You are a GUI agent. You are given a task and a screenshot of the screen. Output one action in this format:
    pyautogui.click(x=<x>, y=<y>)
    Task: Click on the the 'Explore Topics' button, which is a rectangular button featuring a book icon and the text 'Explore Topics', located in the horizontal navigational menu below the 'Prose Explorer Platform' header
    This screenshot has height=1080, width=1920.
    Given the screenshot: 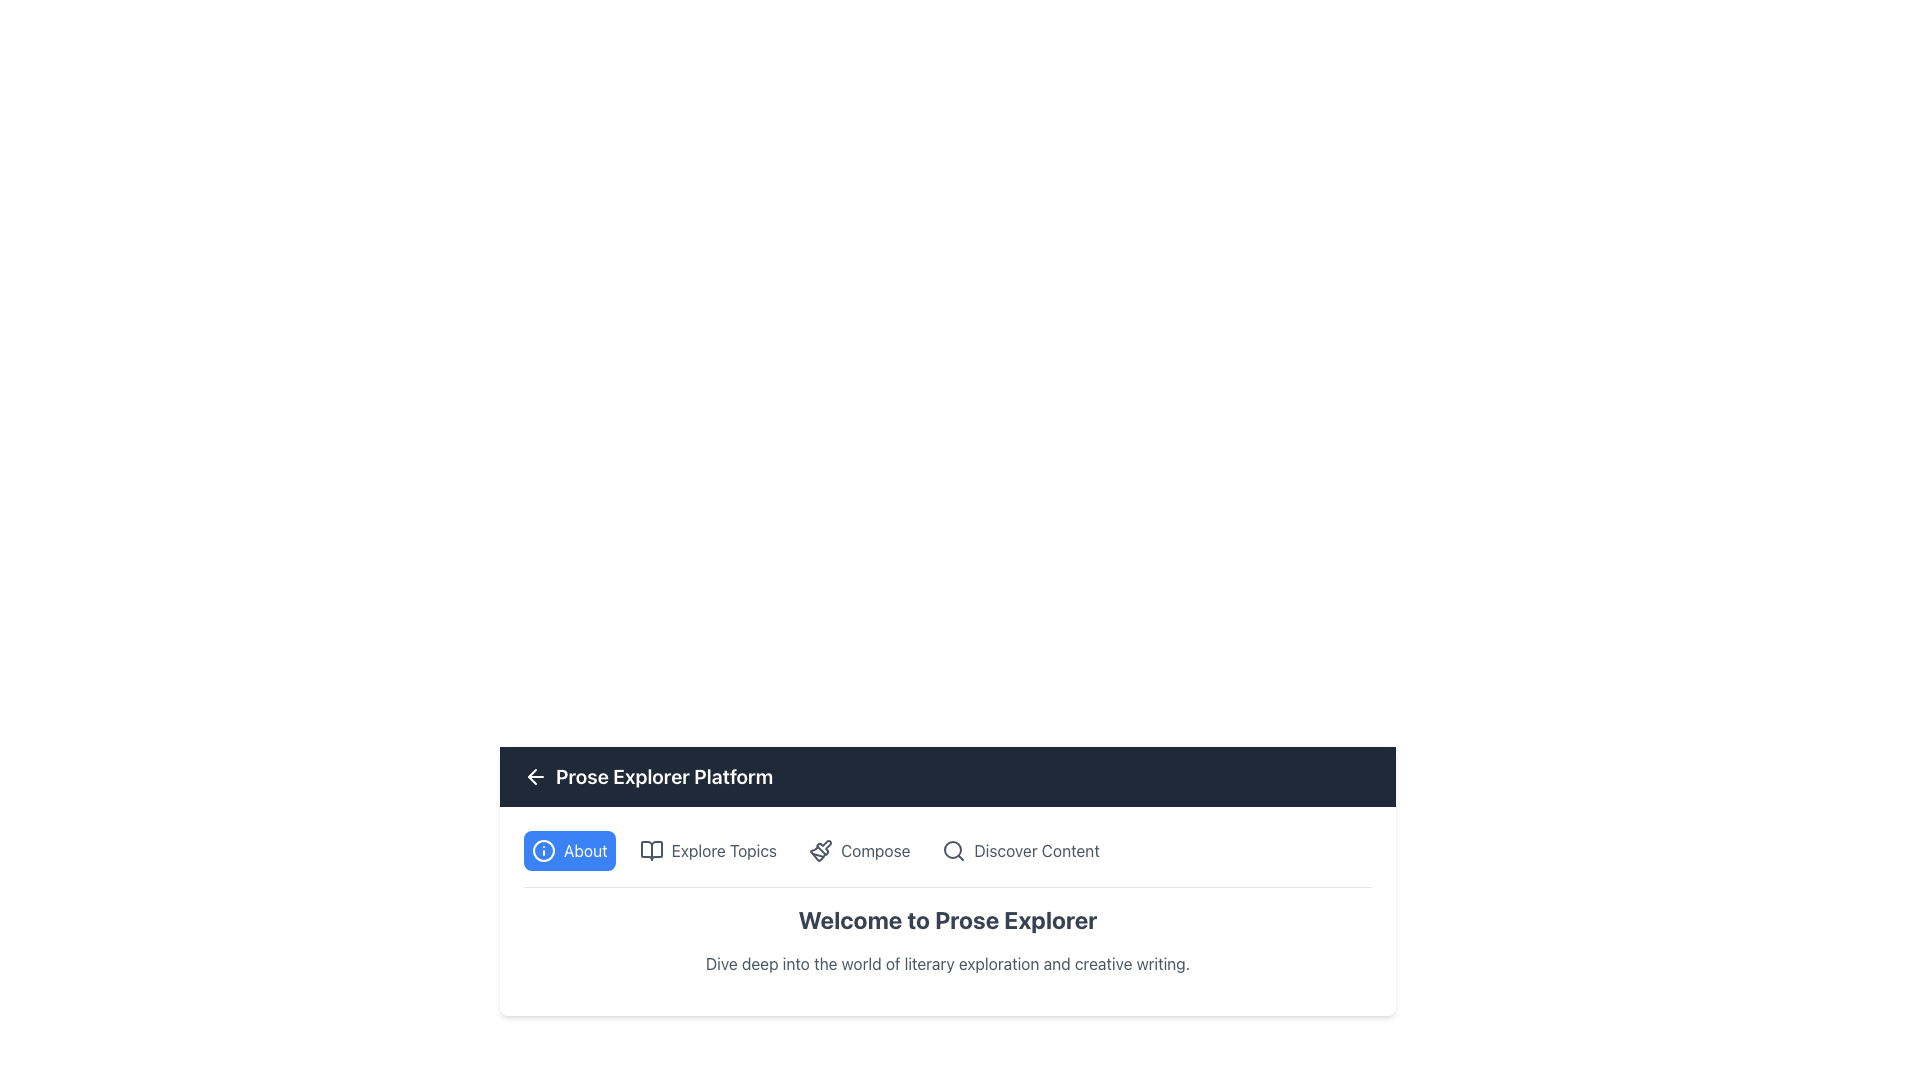 What is the action you would take?
    pyautogui.click(x=708, y=851)
    